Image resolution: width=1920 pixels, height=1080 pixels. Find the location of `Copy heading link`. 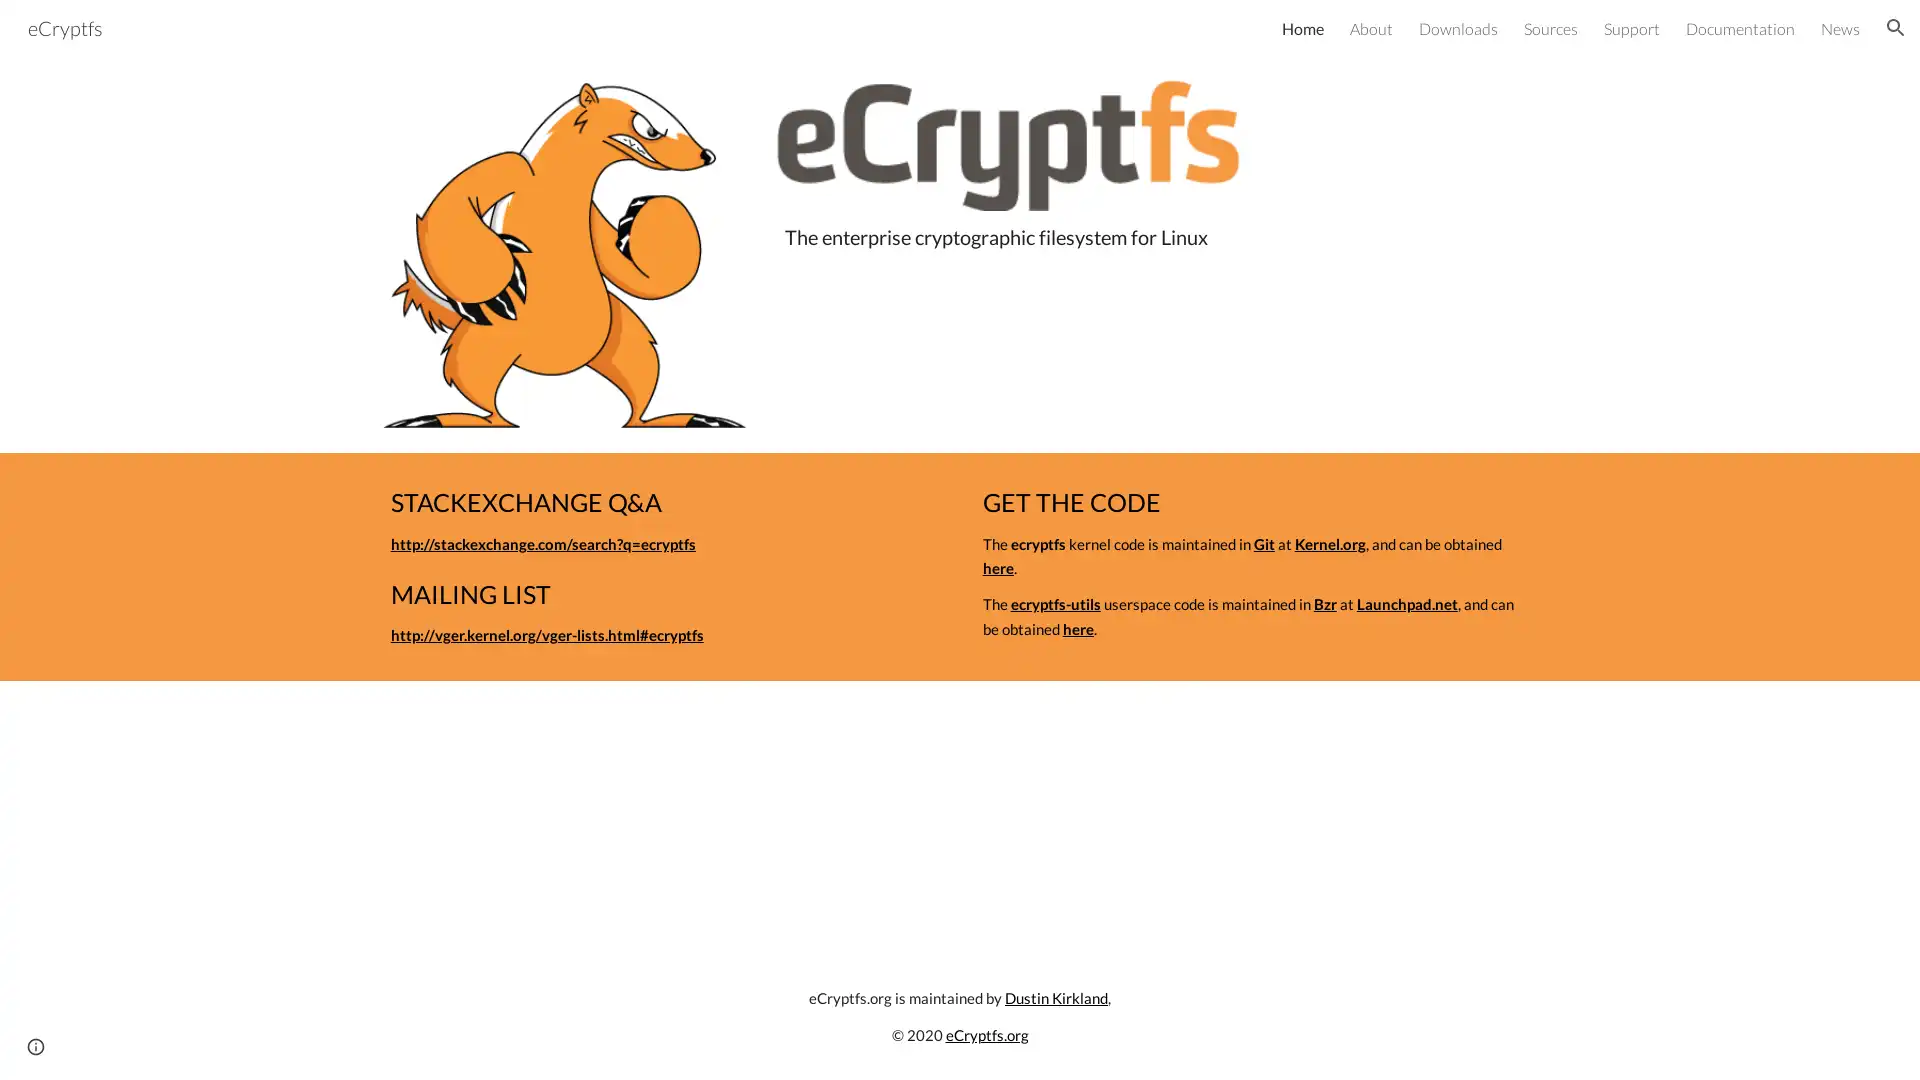

Copy heading link is located at coordinates (1229, 235).